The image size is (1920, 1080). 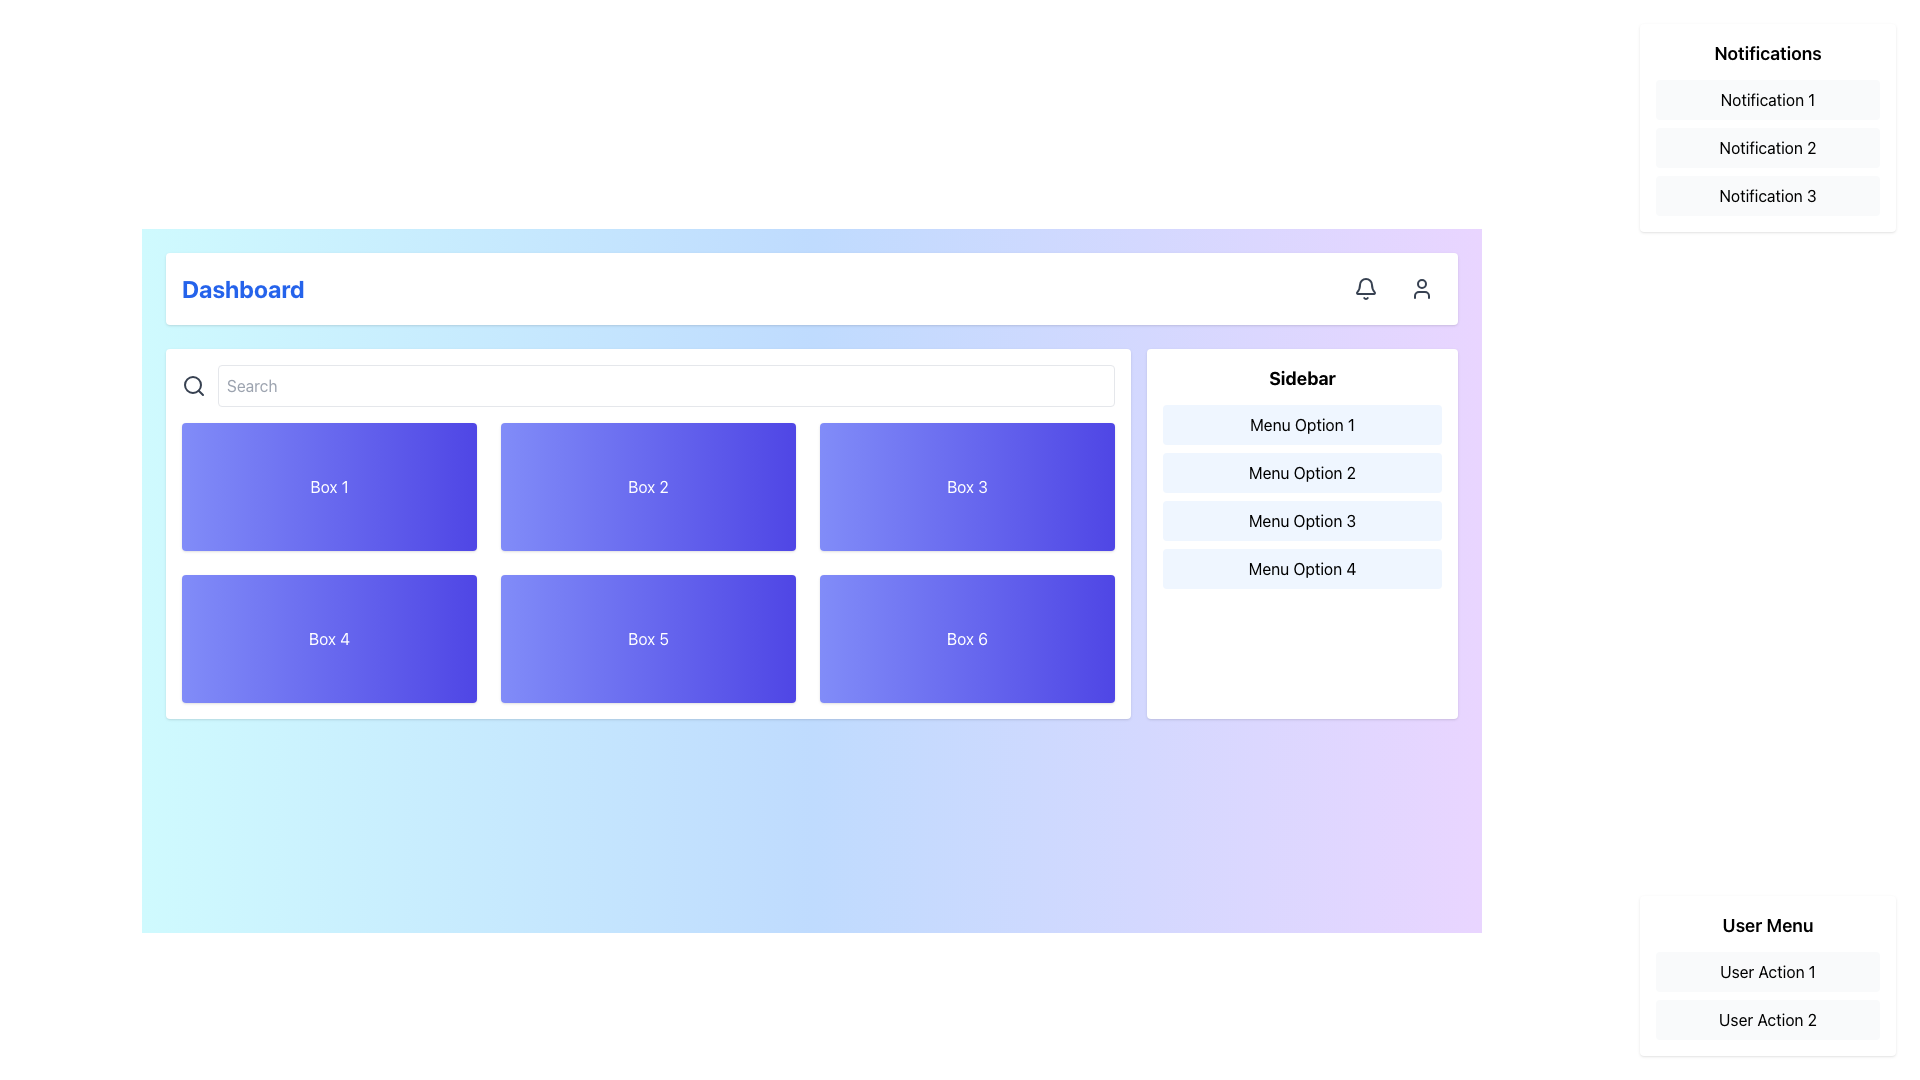 What do you see at coordinates (329, 486) in the screenshot?
I see `the top-left rectangular box with rounded corners and white text 'Box 1' in the grid layout` at bounding box center [329, 486].